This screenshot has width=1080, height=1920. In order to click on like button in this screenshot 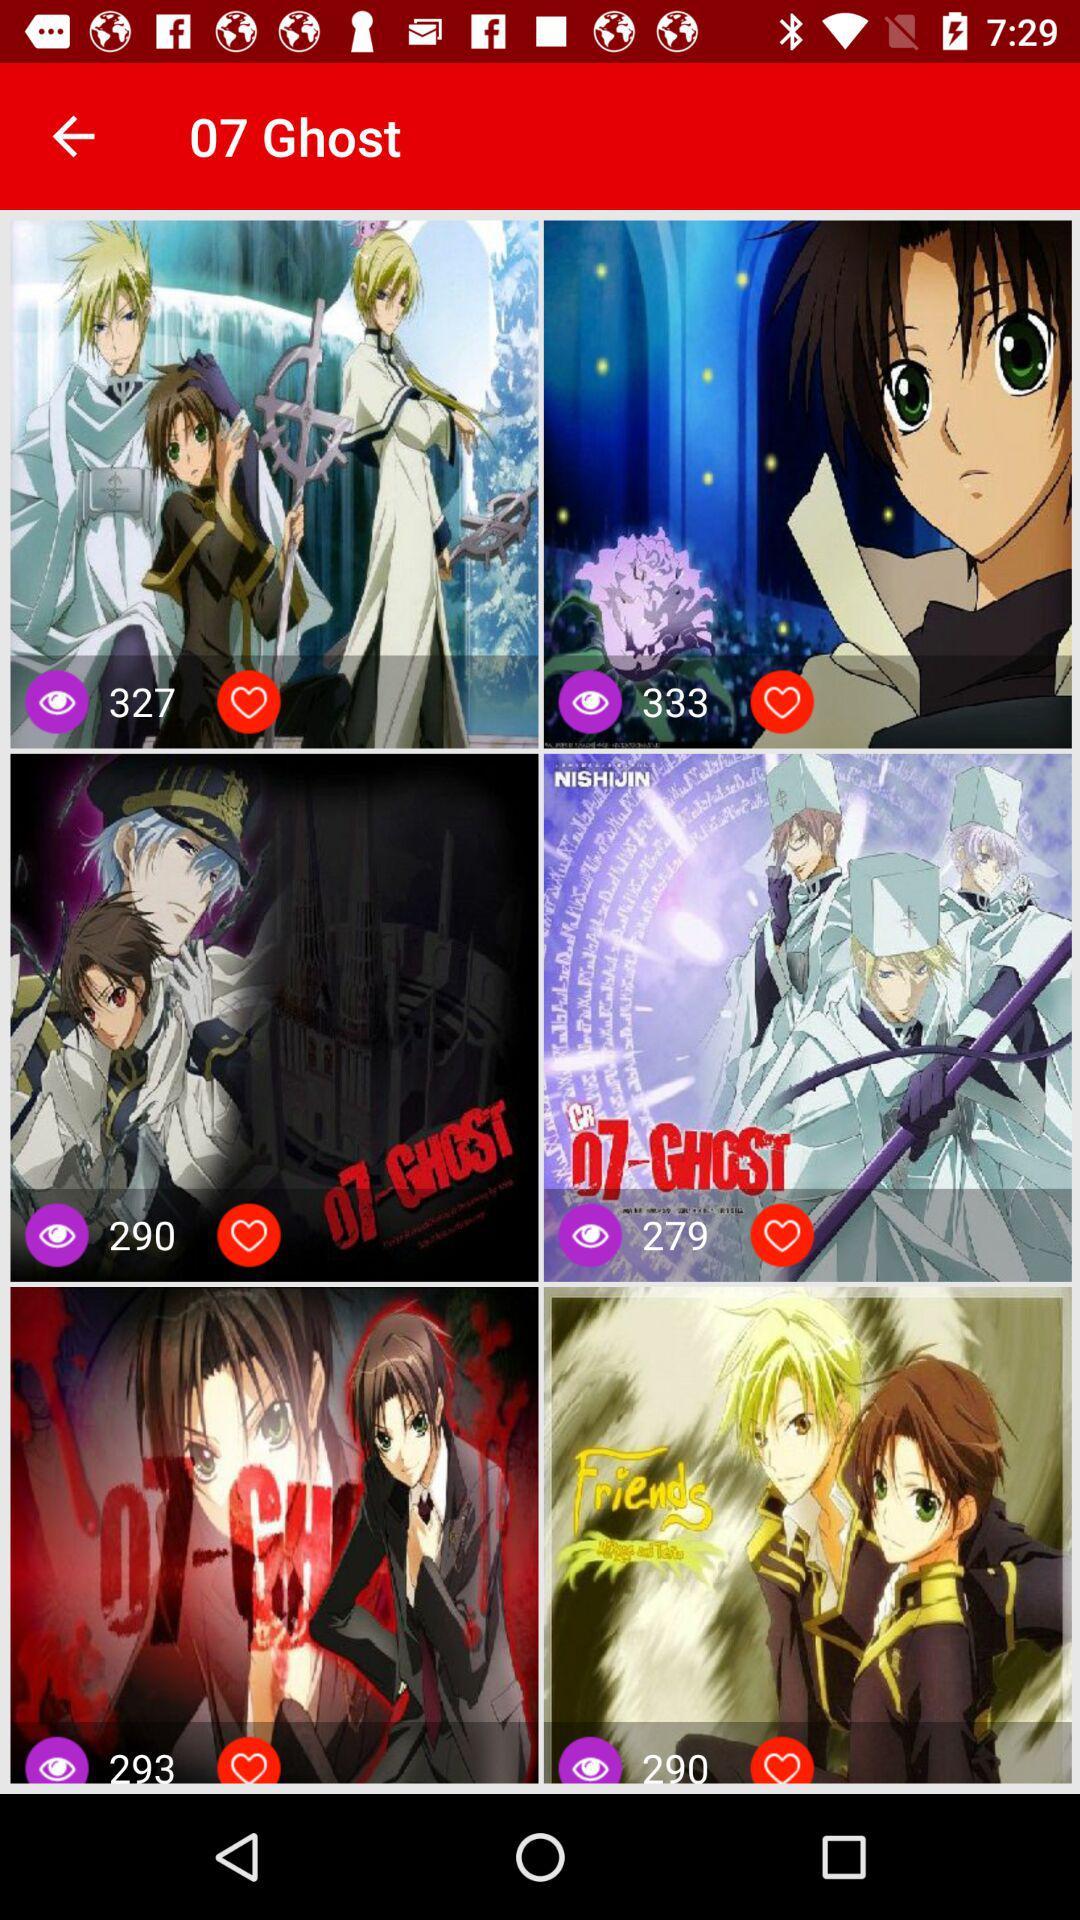, I will do `click(781, 701)`.